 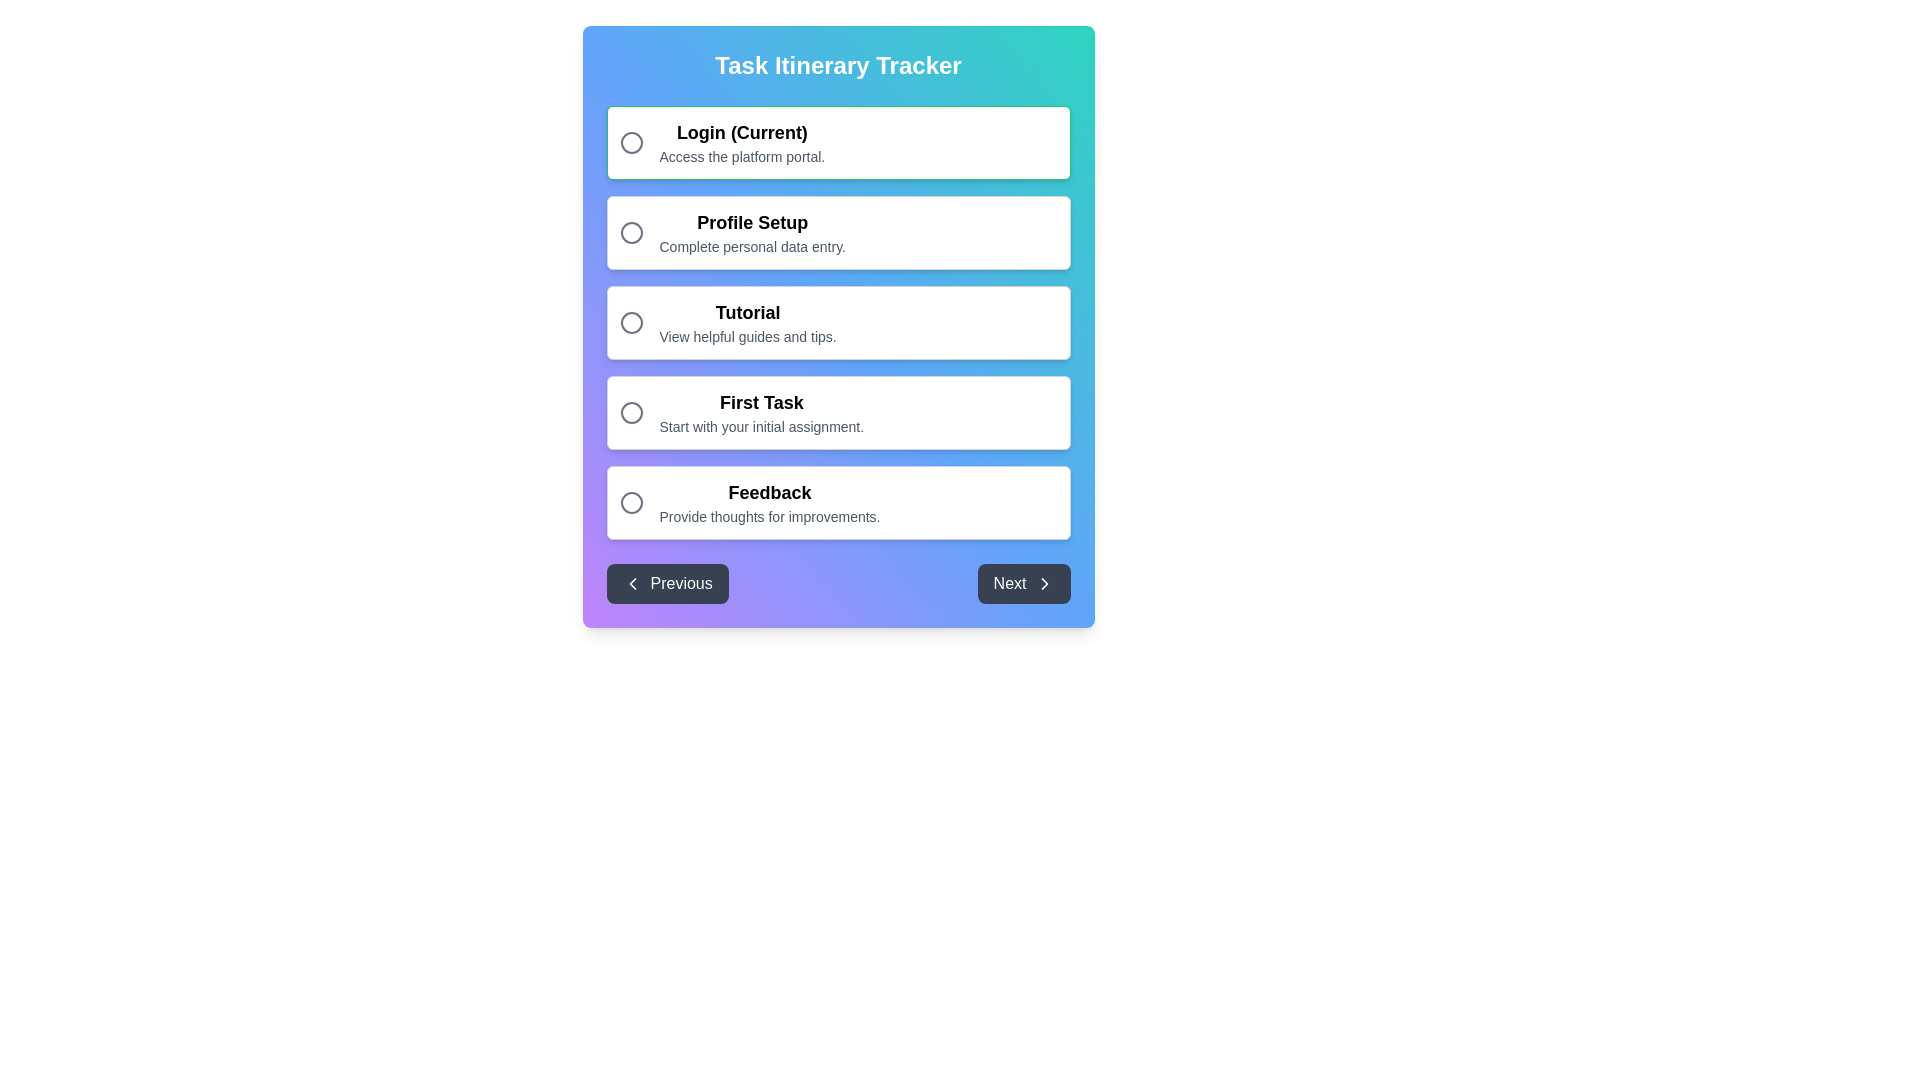 What do you see at coordinates (630, 141) in the screenshot?
I see `the 'Login (Current)' task status icon located at the top segment of the vertical task list, near the left edge` at bounding box center [630, 141].